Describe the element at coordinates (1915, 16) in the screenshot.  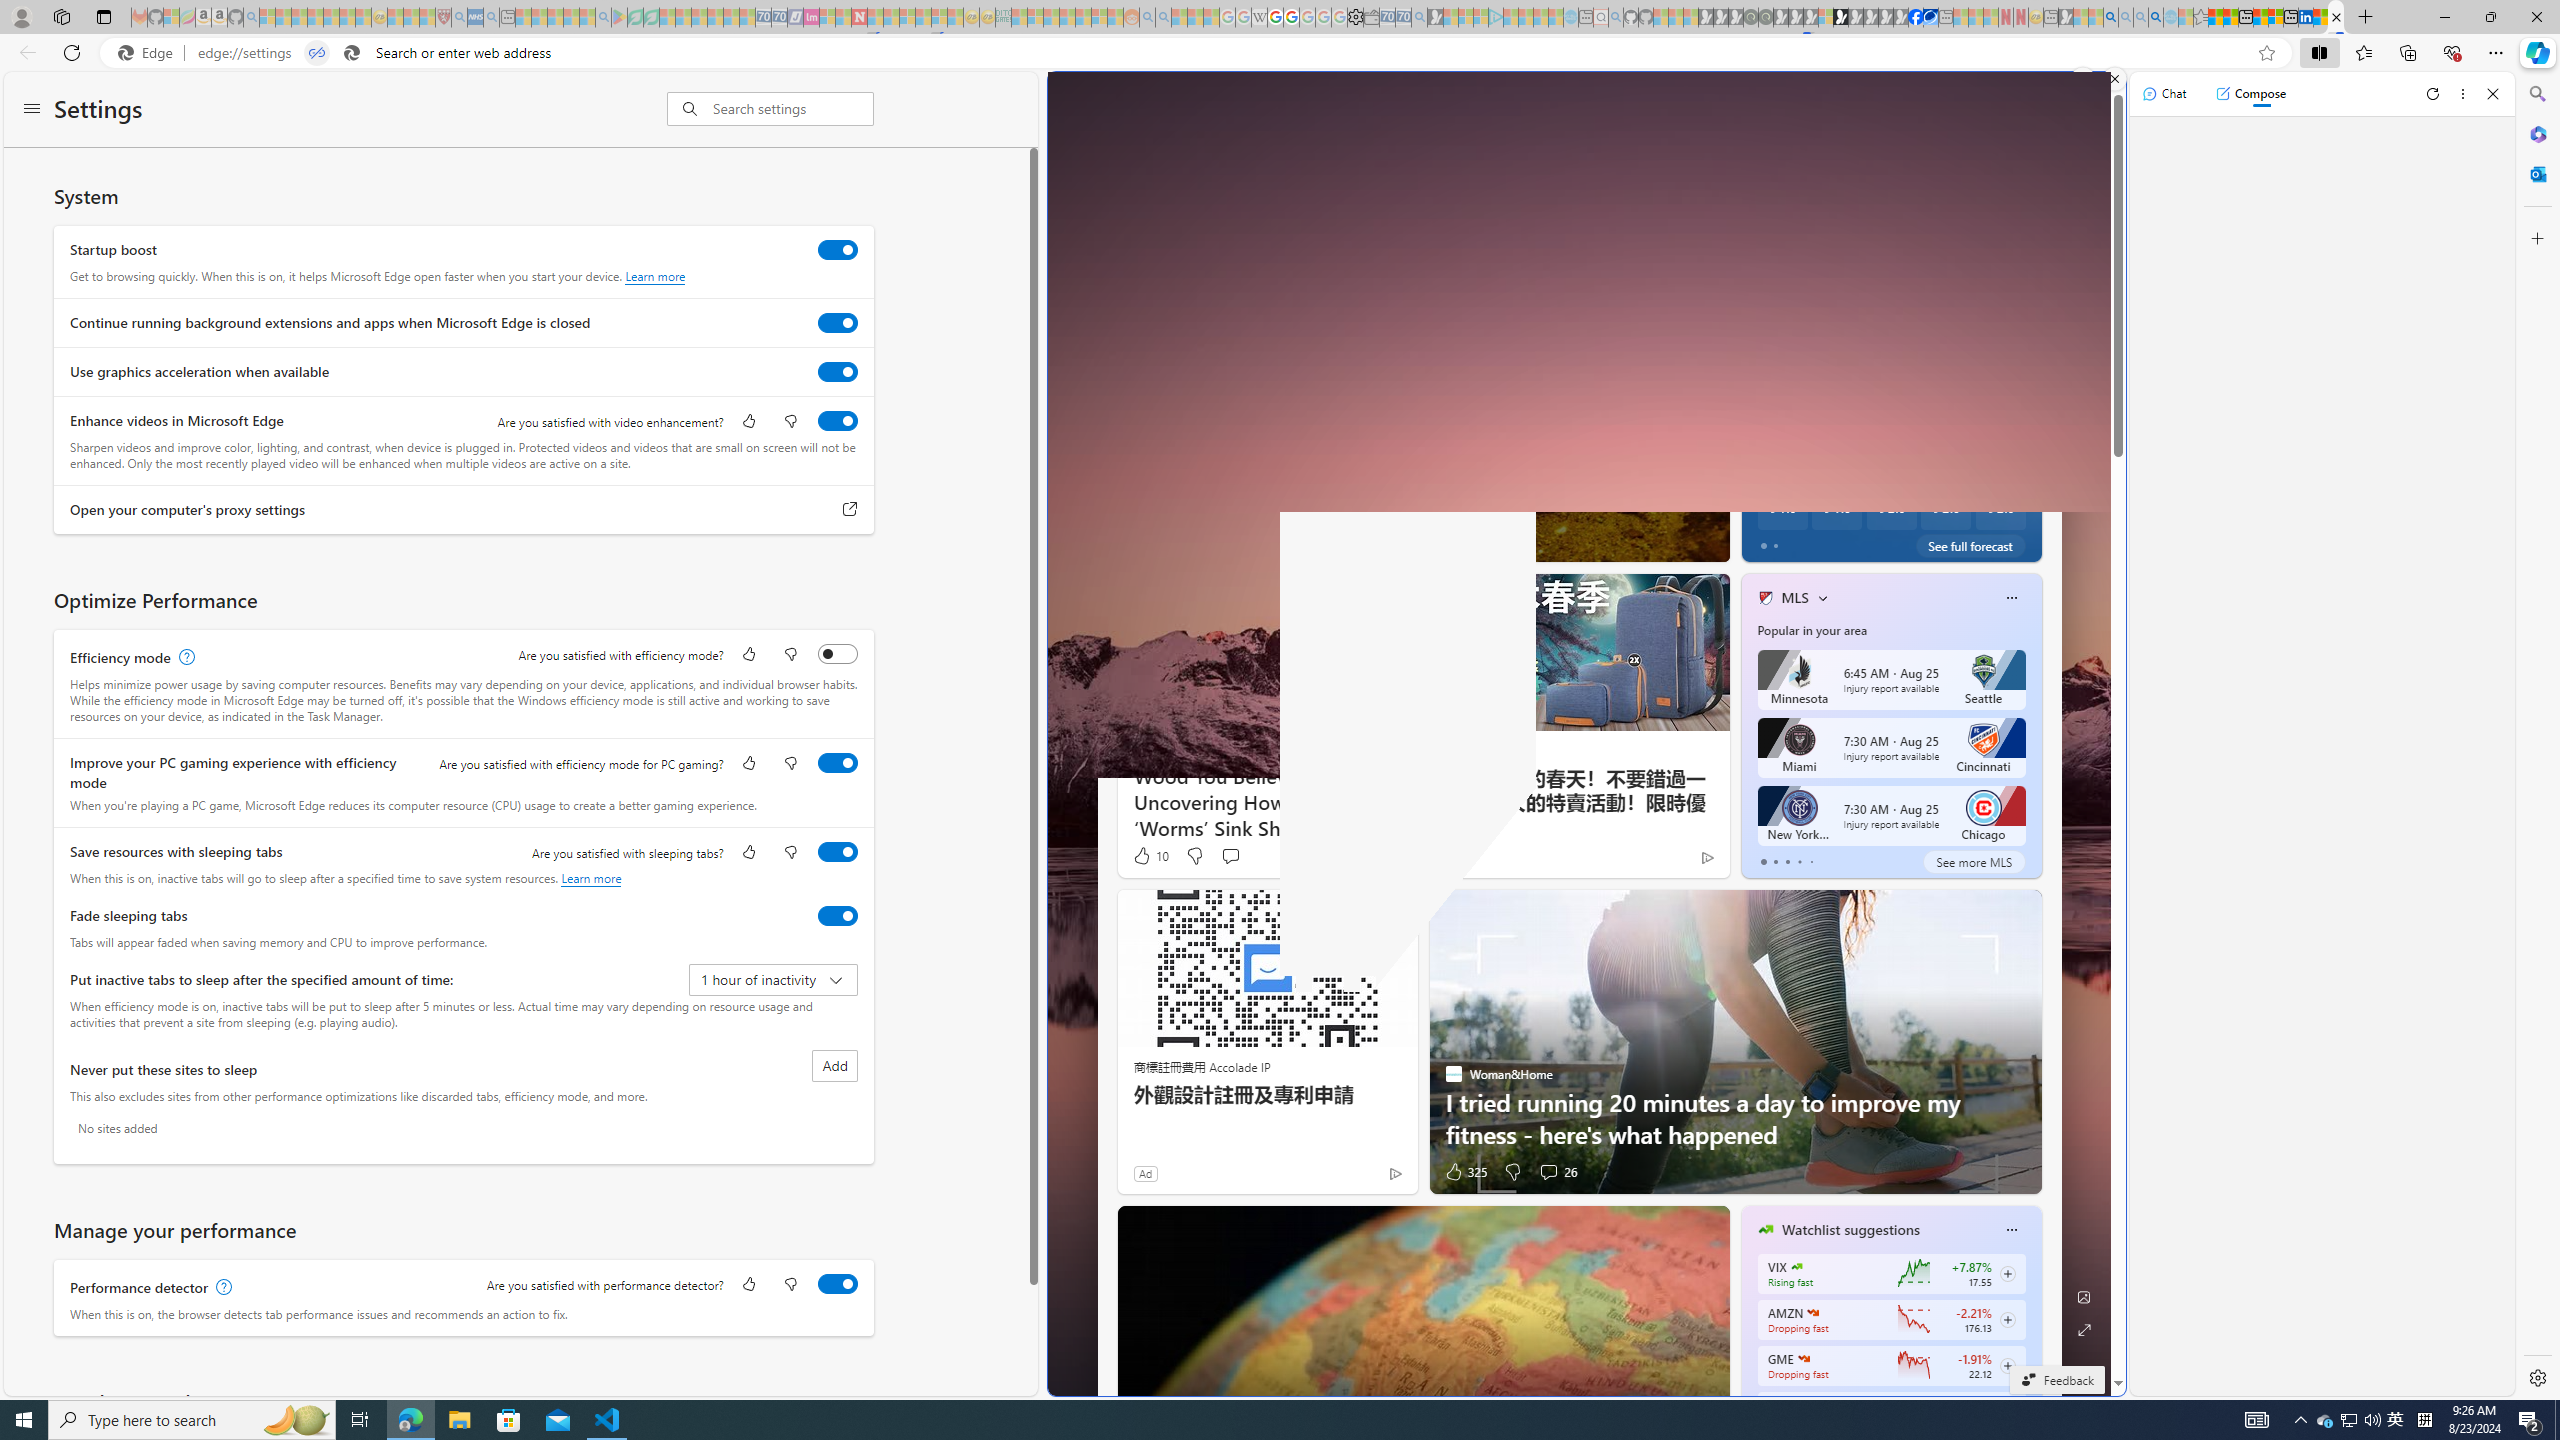
I see `'Nordace | Facebook'` at that location.